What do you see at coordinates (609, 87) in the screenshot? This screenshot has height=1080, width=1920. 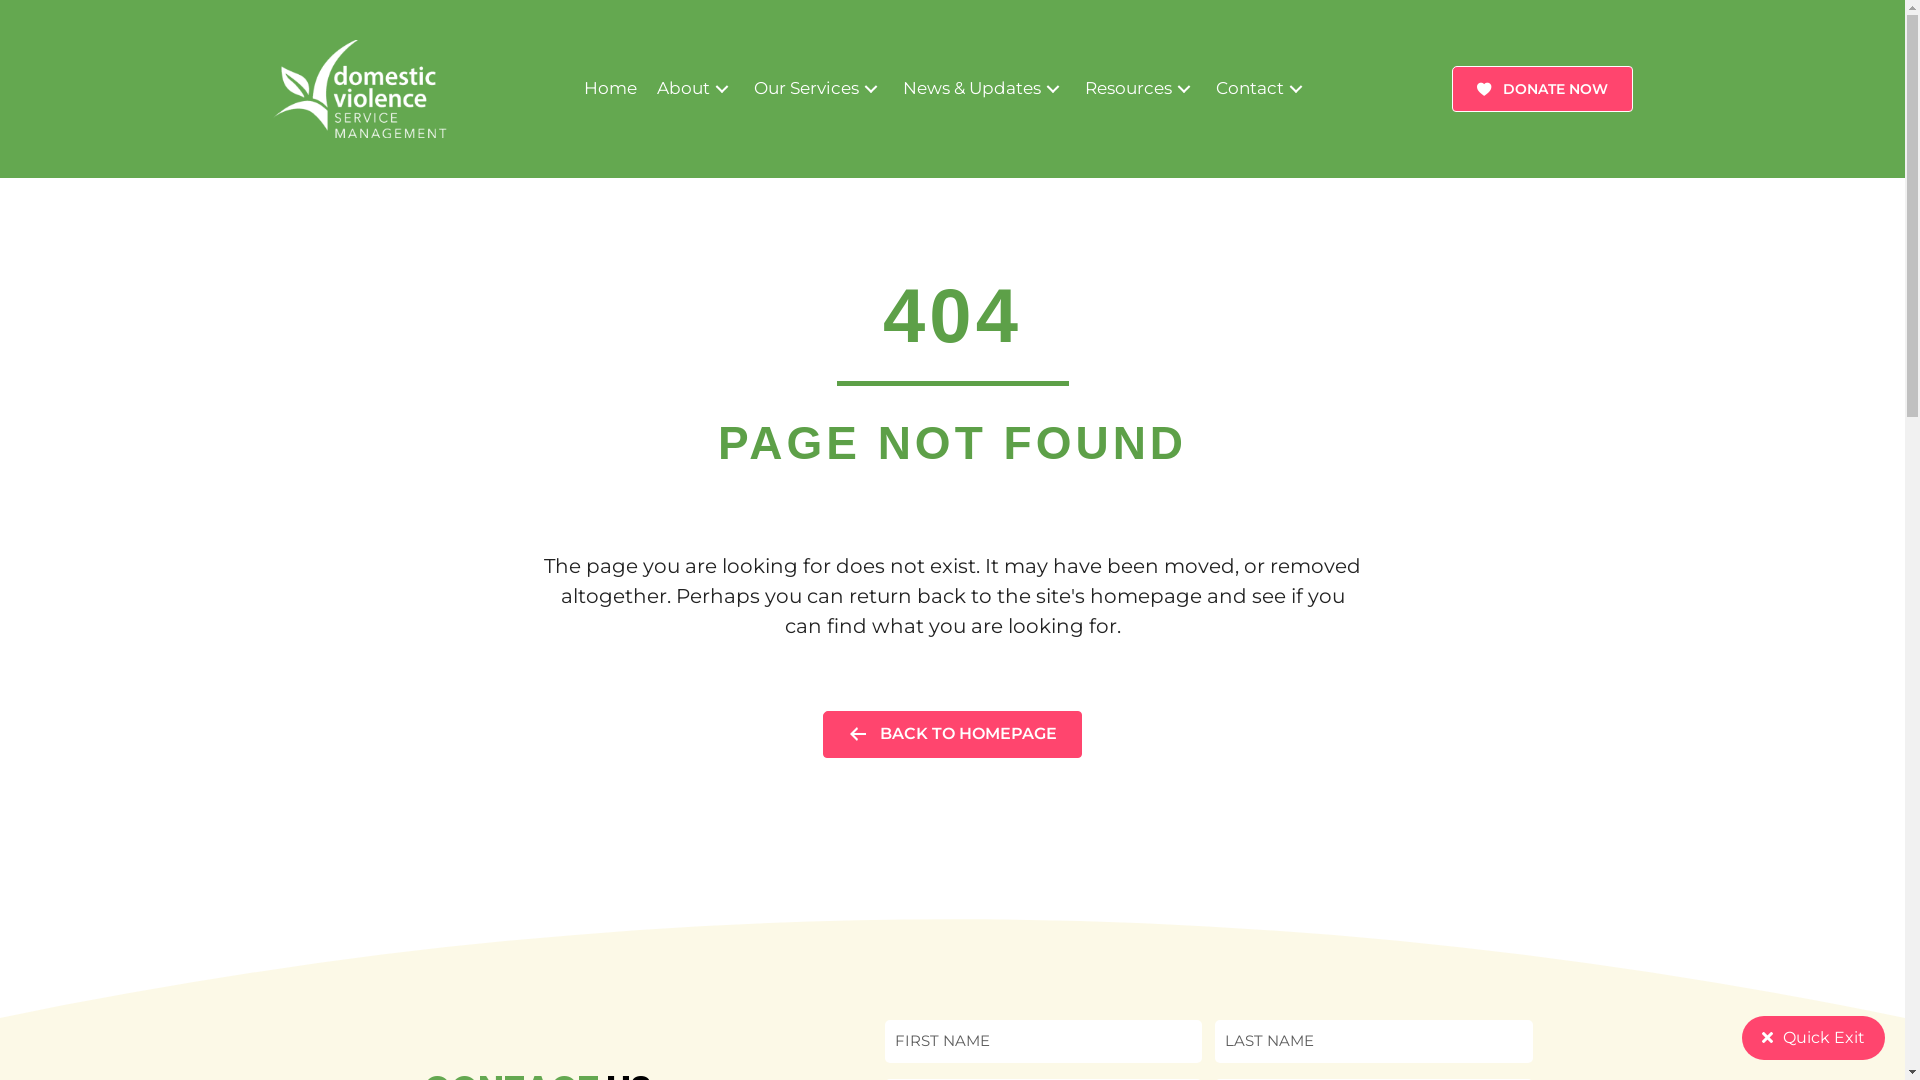 I see `'Home'` at bounding box center [609, 87].